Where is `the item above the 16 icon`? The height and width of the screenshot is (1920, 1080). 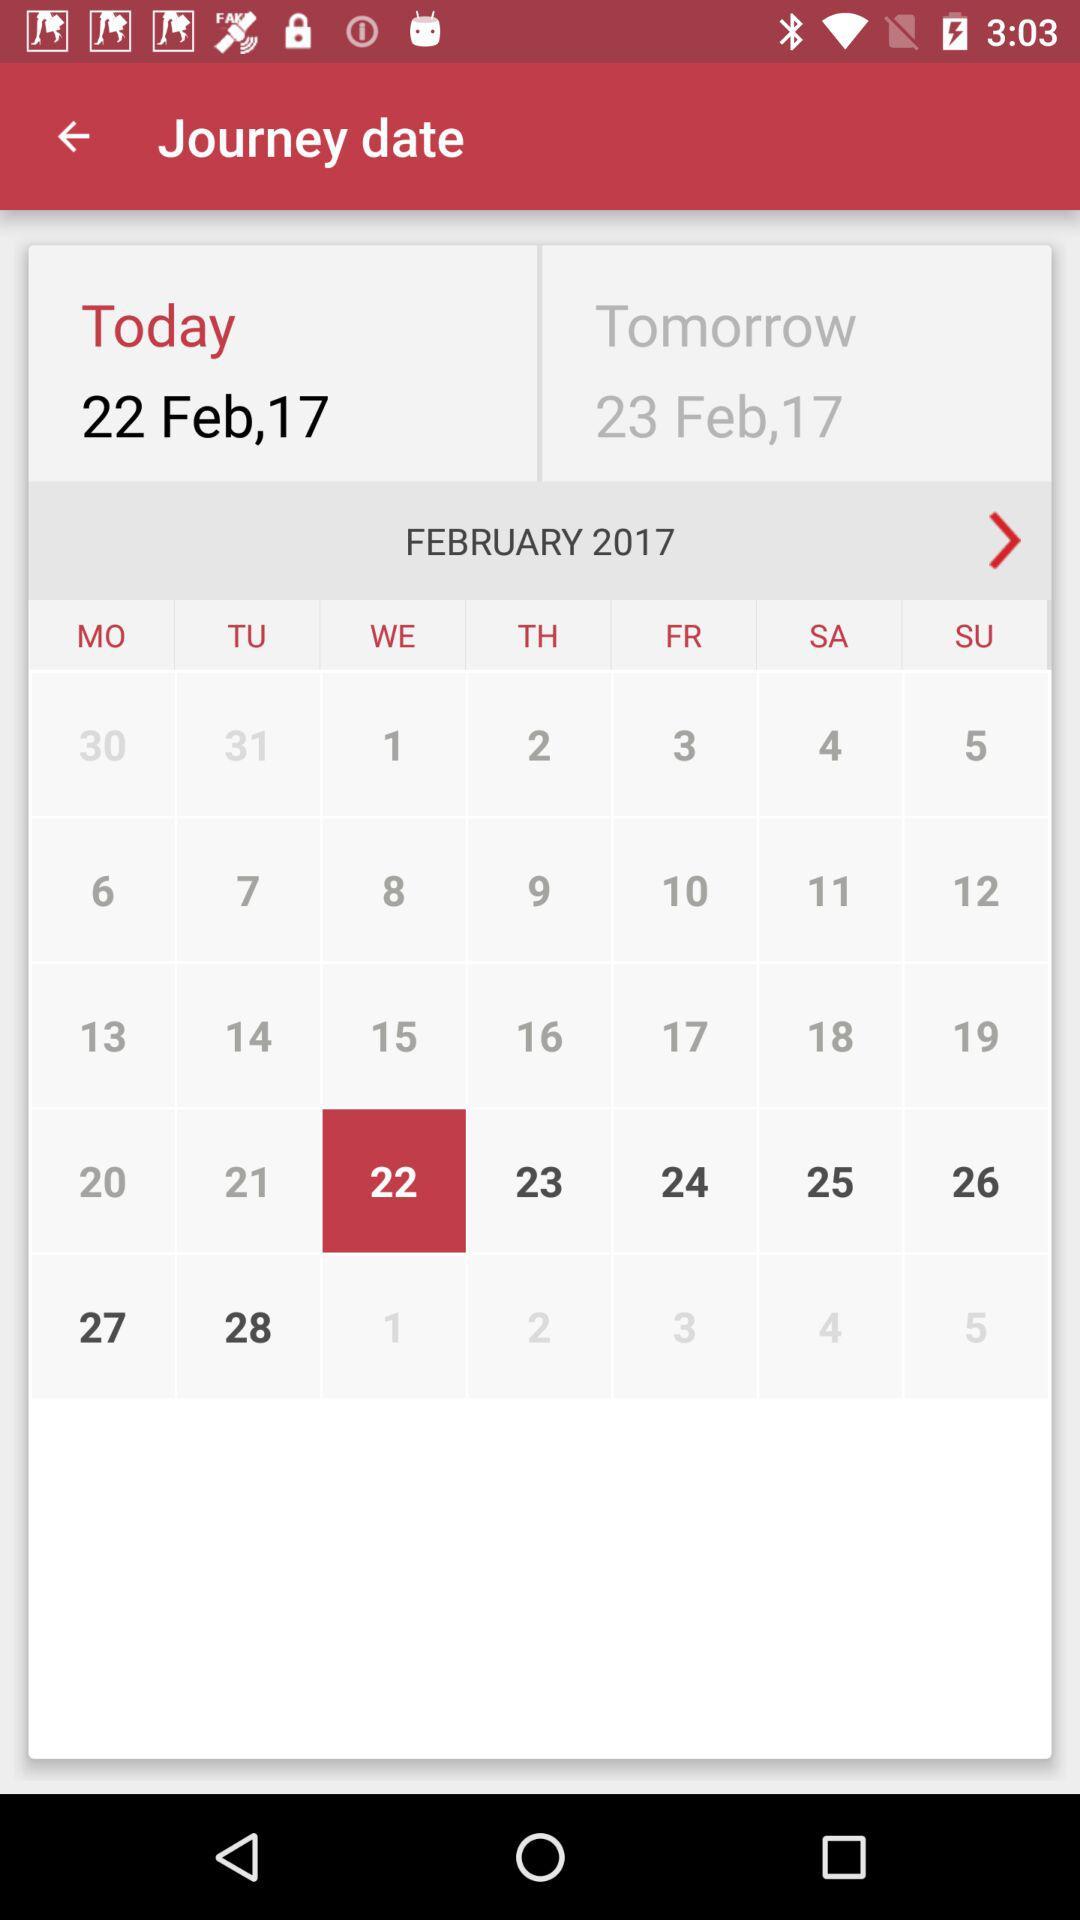 the item above the 16 icon is located at coordinates (684, 888).